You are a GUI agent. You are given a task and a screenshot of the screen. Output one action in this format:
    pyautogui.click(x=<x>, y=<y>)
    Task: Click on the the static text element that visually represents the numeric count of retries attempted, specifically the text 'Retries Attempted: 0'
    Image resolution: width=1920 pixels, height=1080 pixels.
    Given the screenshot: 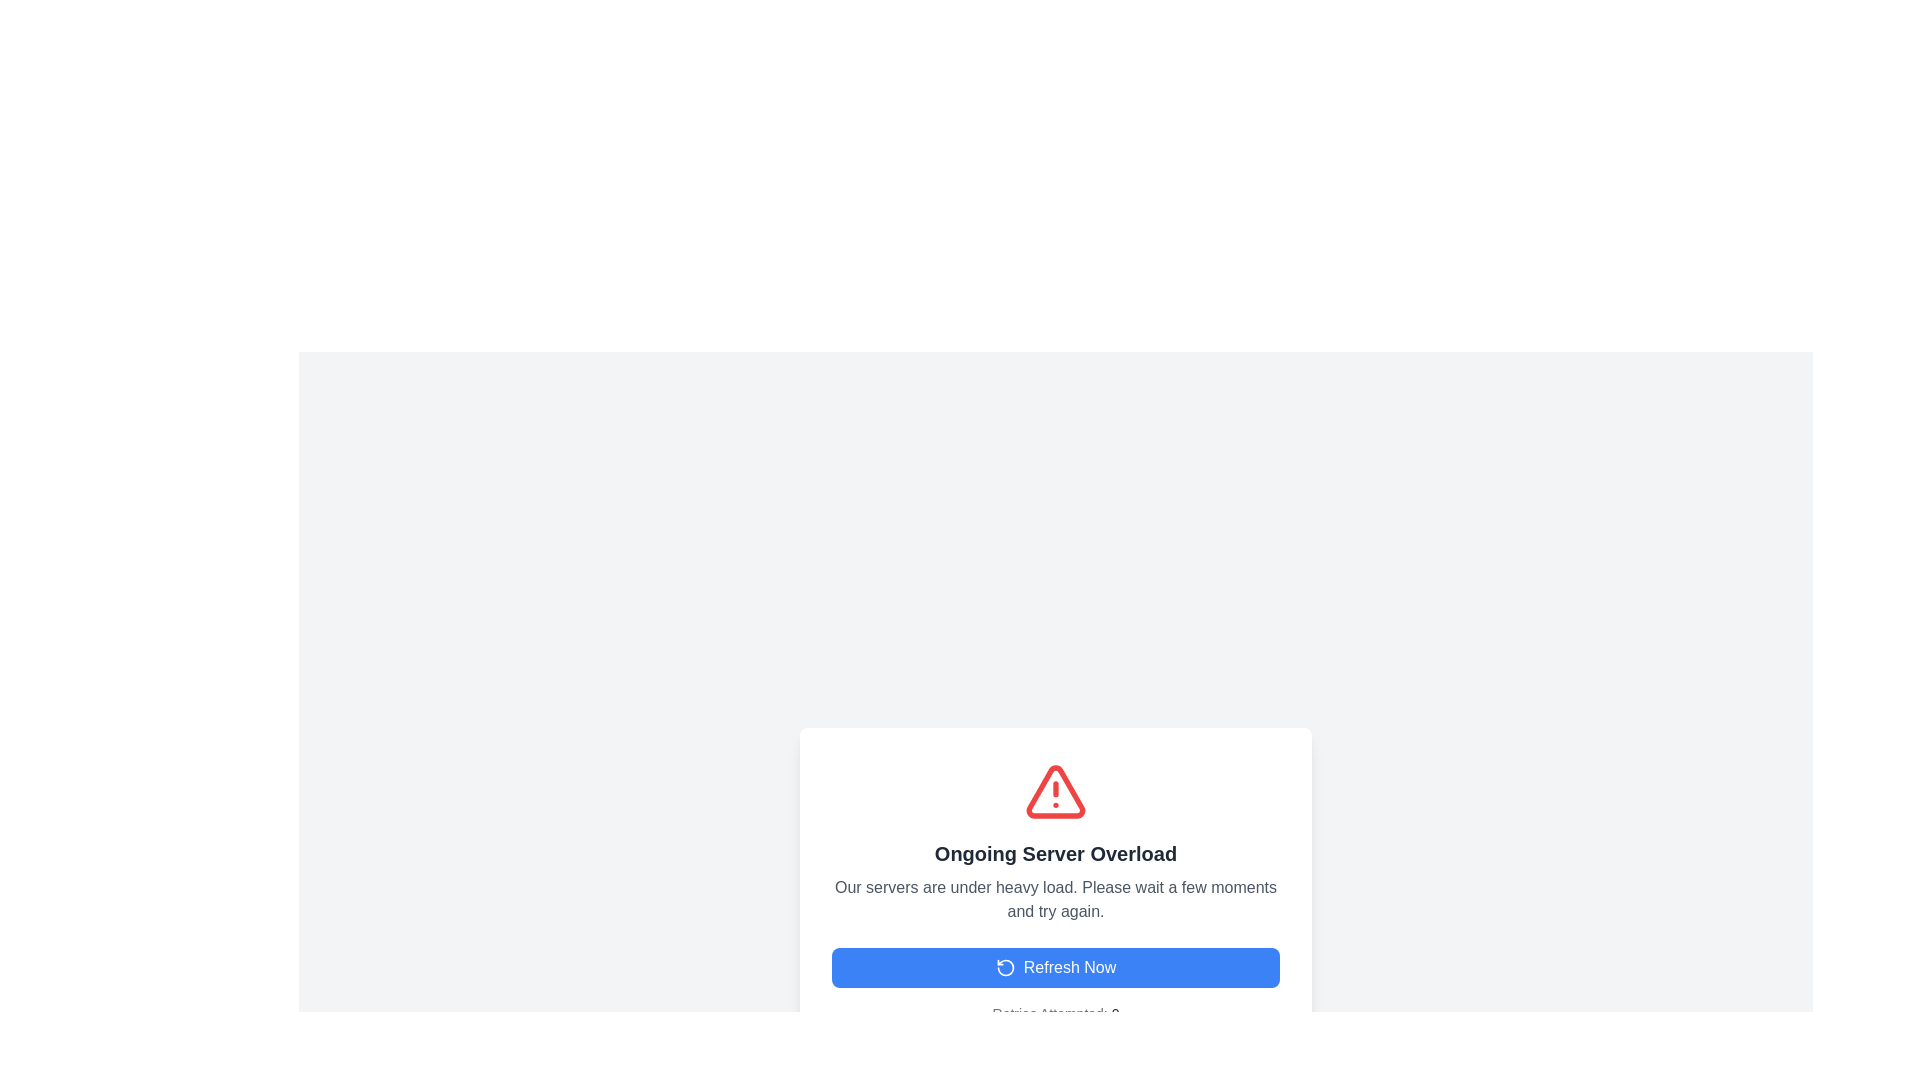 What is the action you would take?
    pyautogui.click(x=1114, y=1014)
    